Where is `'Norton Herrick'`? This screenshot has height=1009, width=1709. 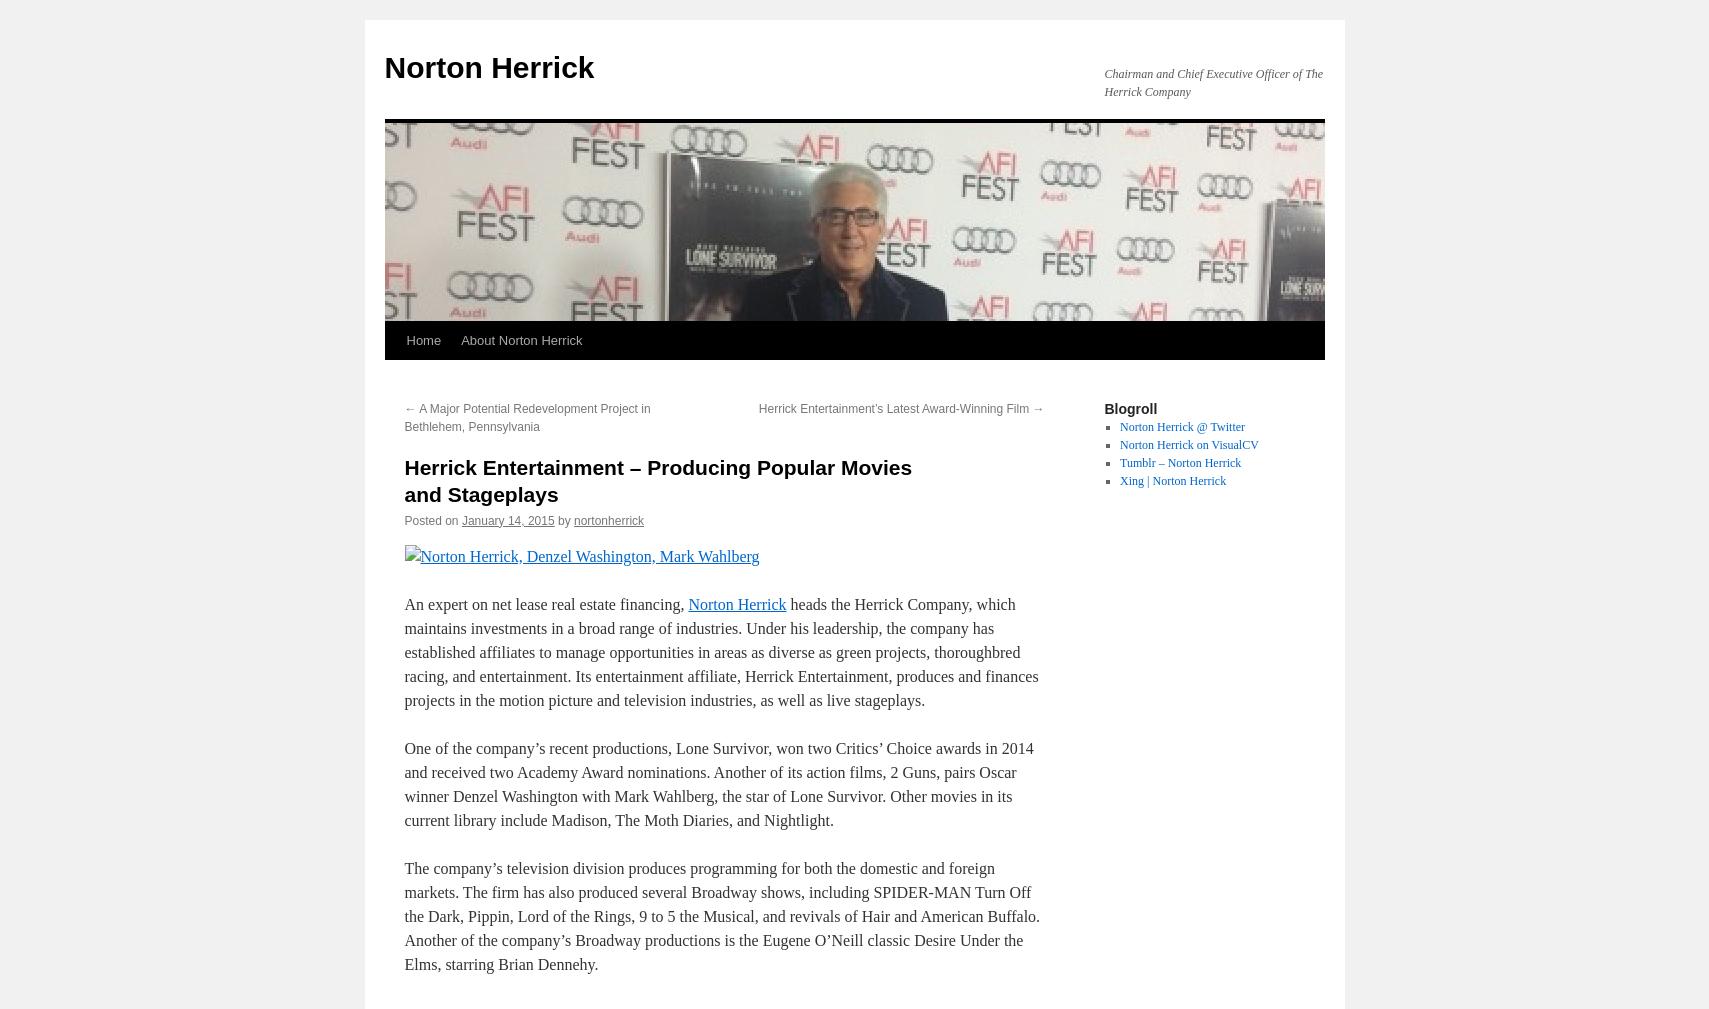 'Norton Herrick' is located at coordinates (735, 603).